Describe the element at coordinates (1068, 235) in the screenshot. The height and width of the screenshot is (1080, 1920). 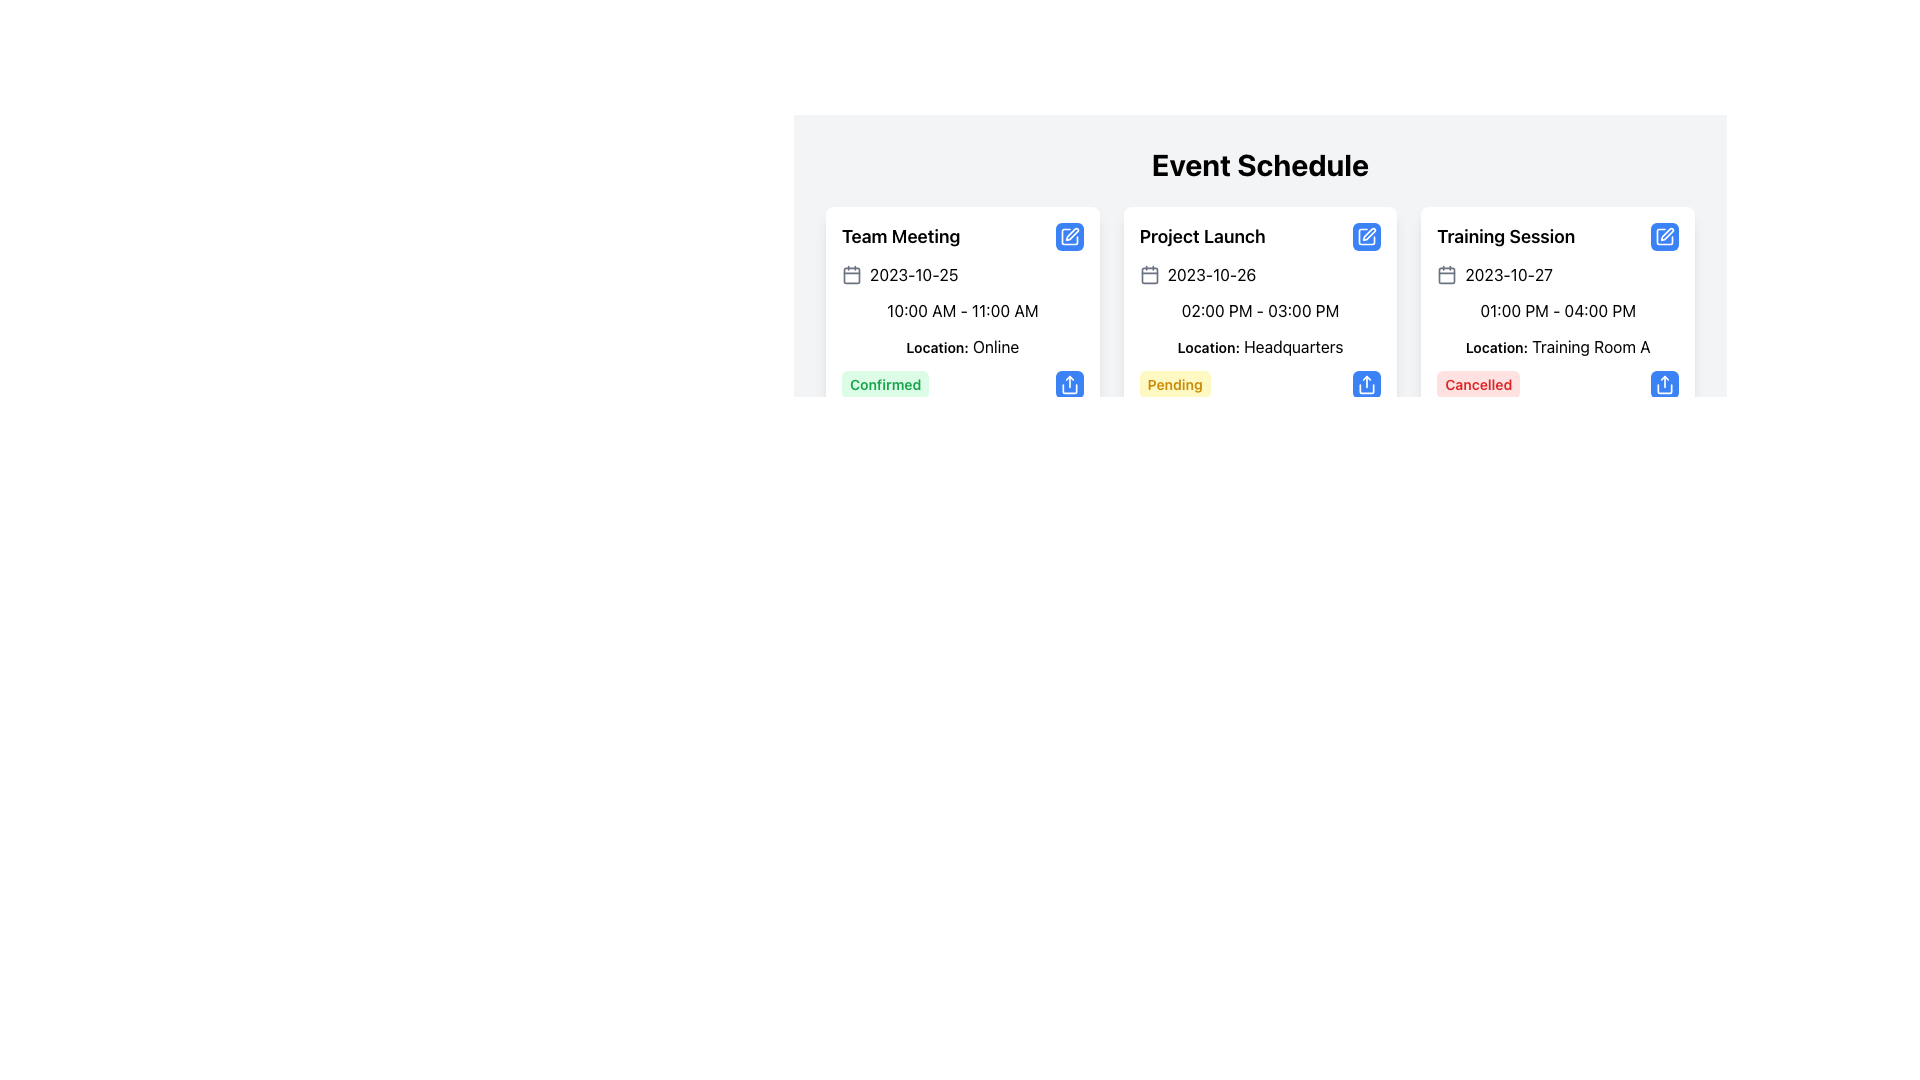
I see `the square-shaped icon with a blue outline and a pen symbol located at the top right of the 'Team Meeting' card for editing functionality` at that location.